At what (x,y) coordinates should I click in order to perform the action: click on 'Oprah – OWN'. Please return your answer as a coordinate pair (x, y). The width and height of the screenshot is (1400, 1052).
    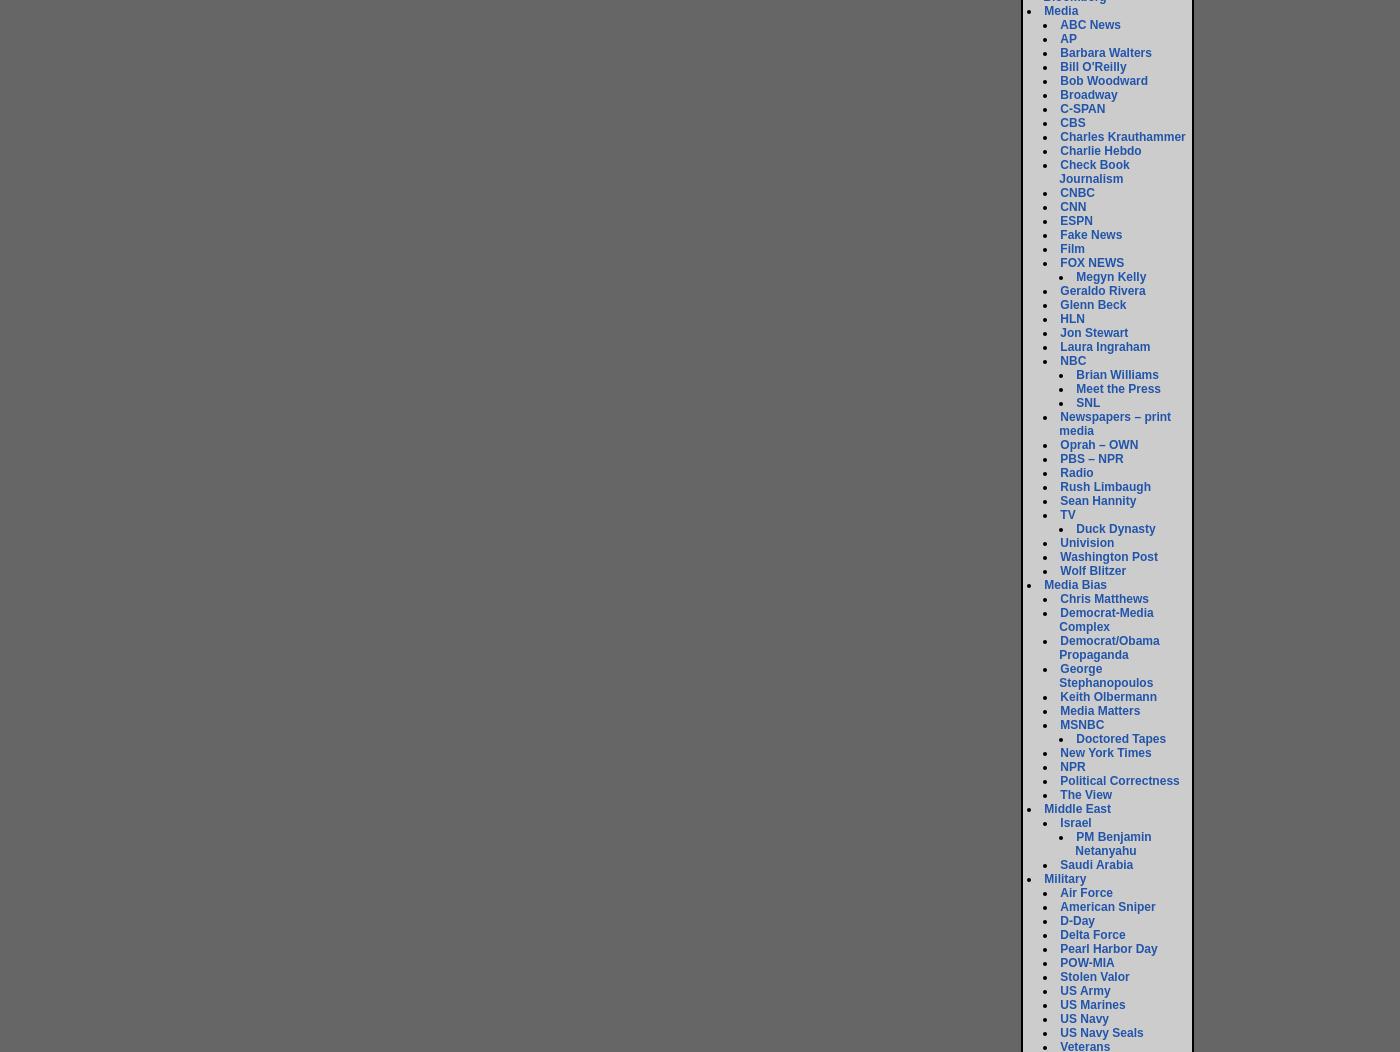
    Looking at the image, I should click on (1059, 444).